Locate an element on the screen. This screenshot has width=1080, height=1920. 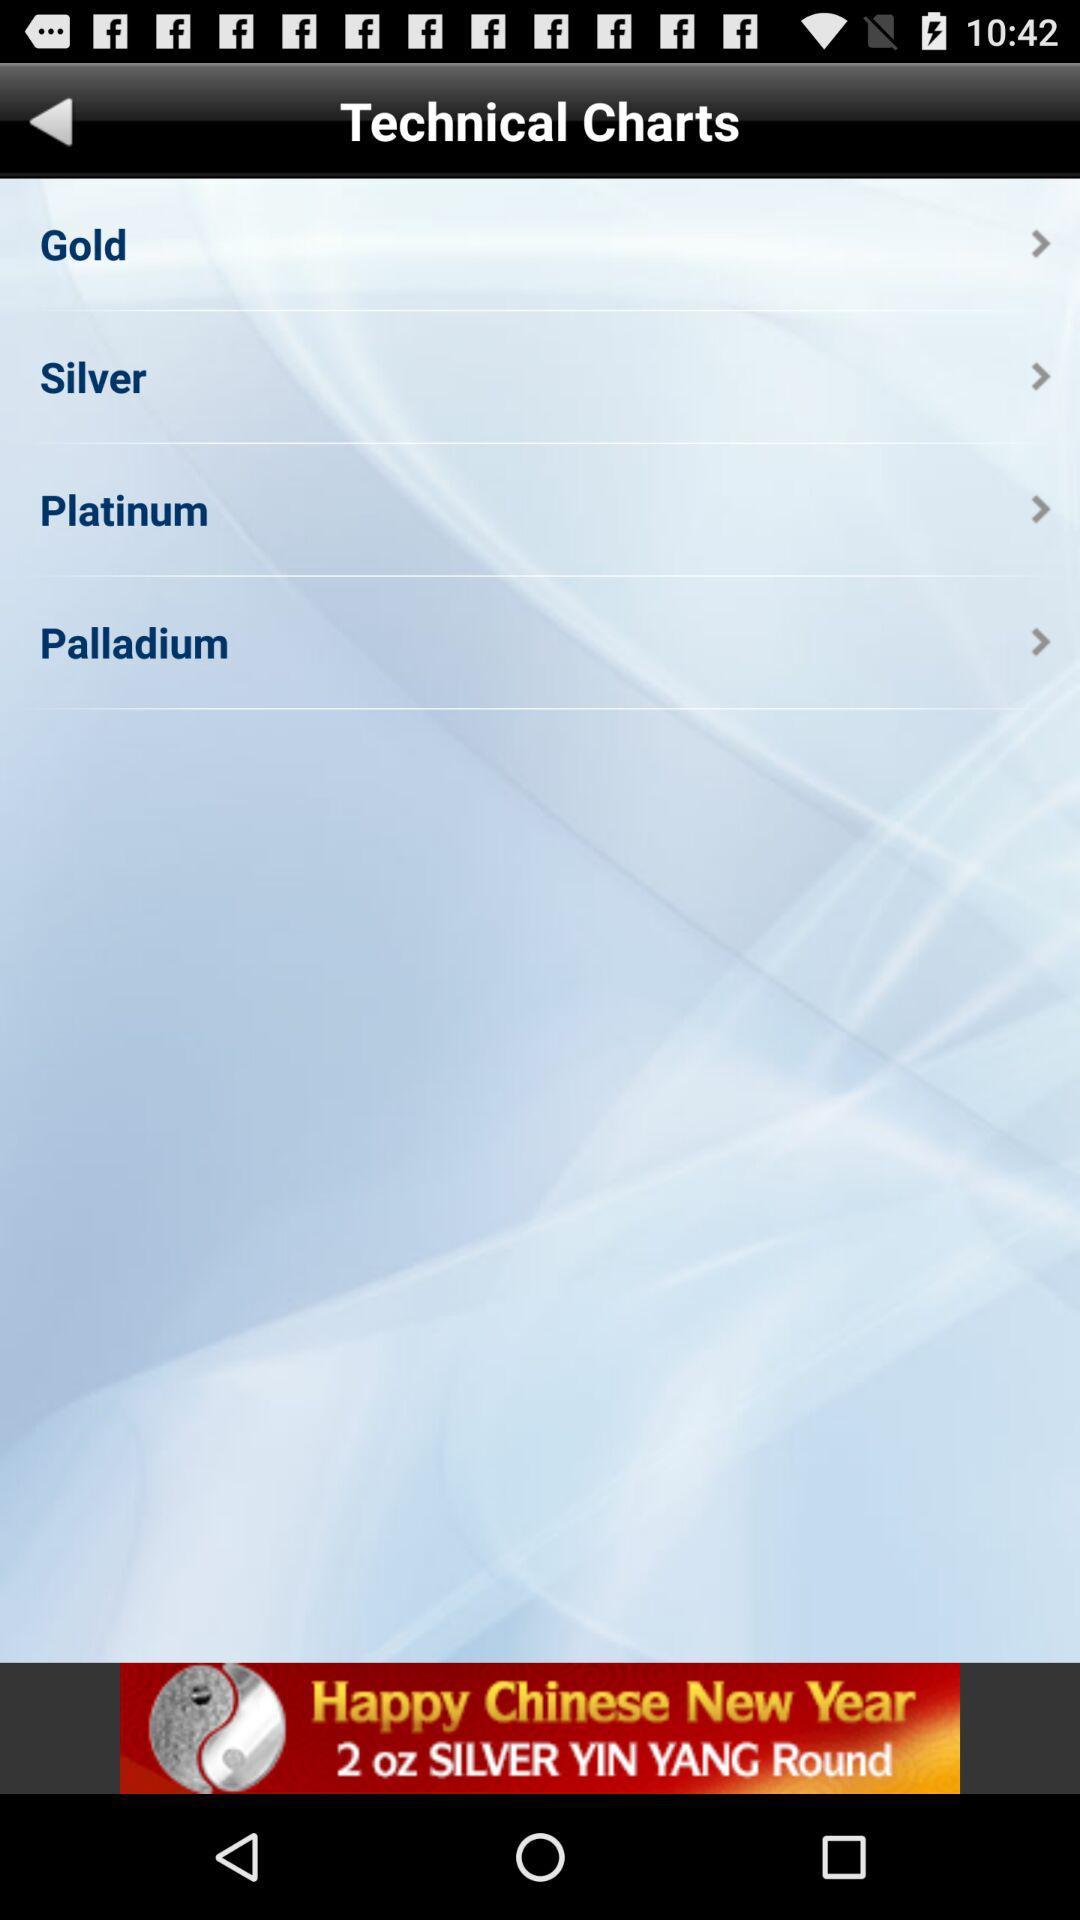
the silver app is located at coordinates (92, 376).